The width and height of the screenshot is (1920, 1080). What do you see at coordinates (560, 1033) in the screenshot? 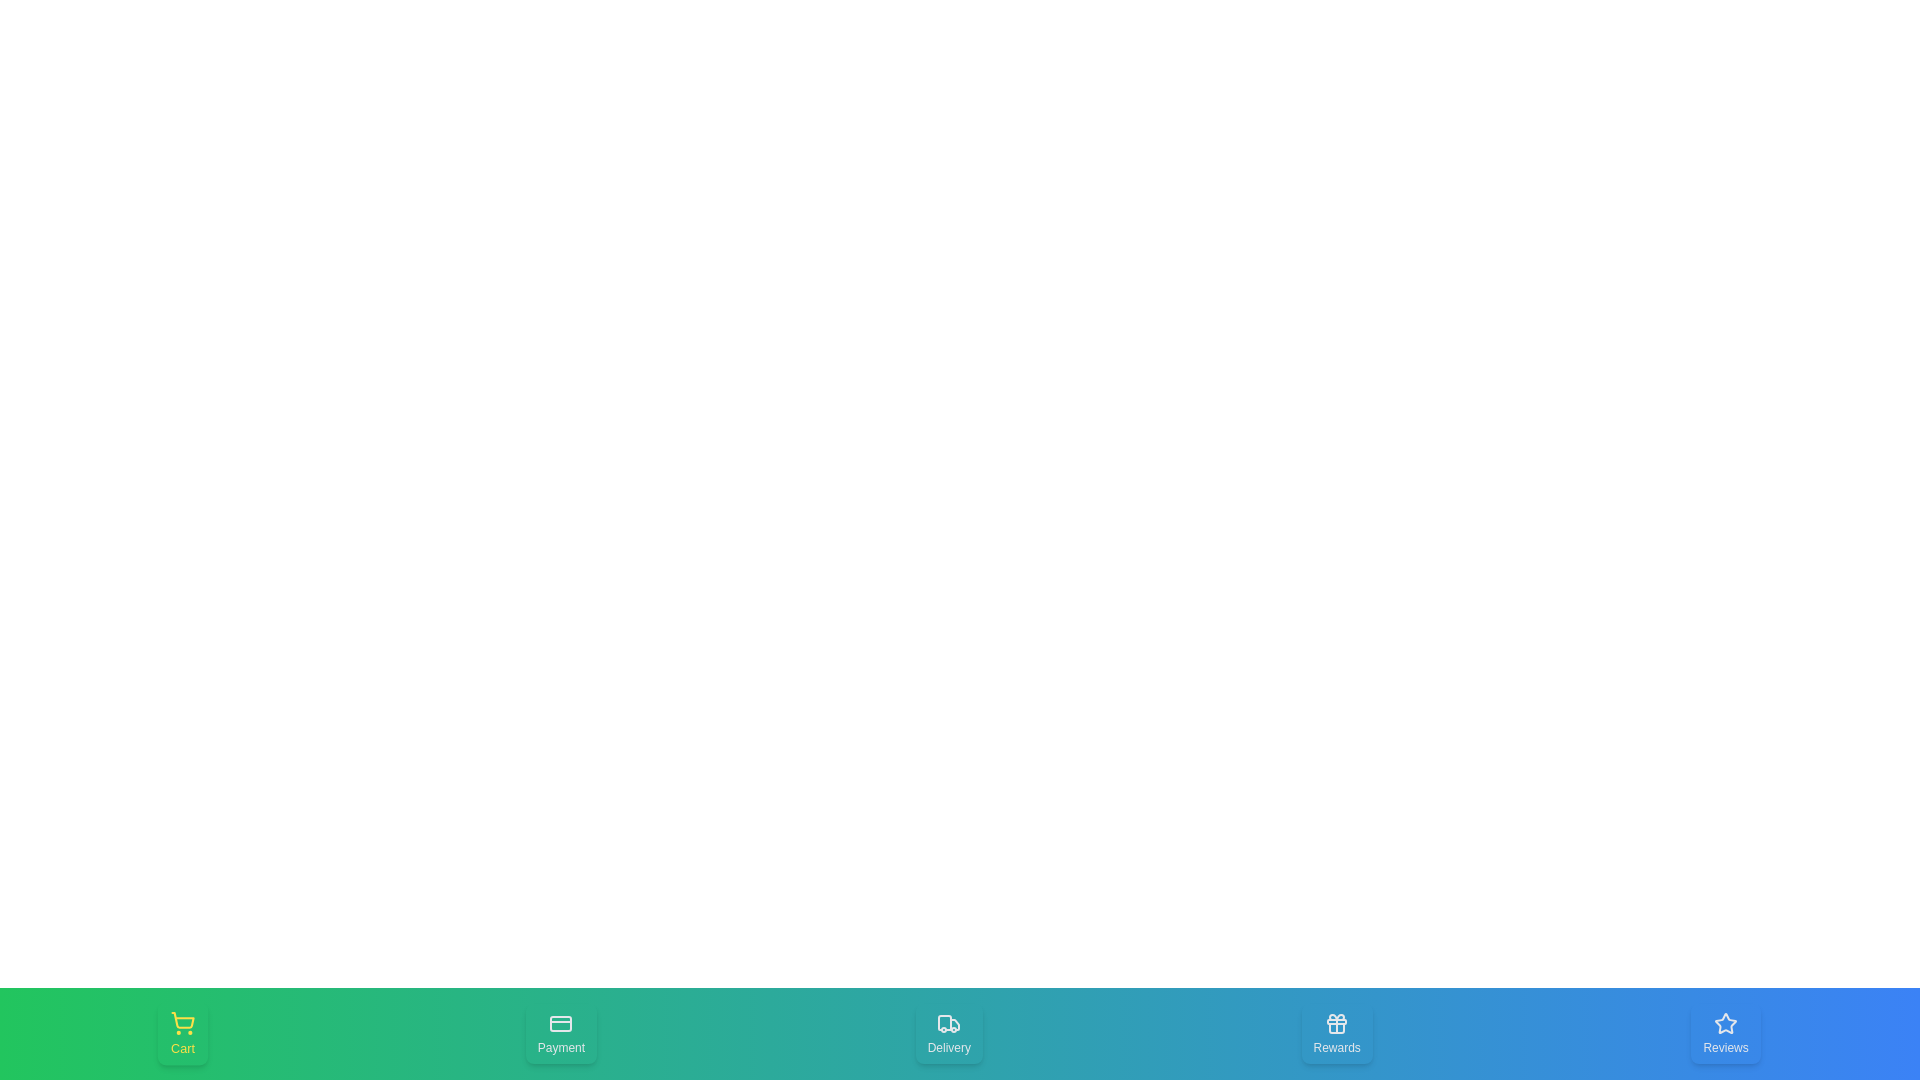
I see `the Payment navigation tab` at bounding box center [560, 1033].